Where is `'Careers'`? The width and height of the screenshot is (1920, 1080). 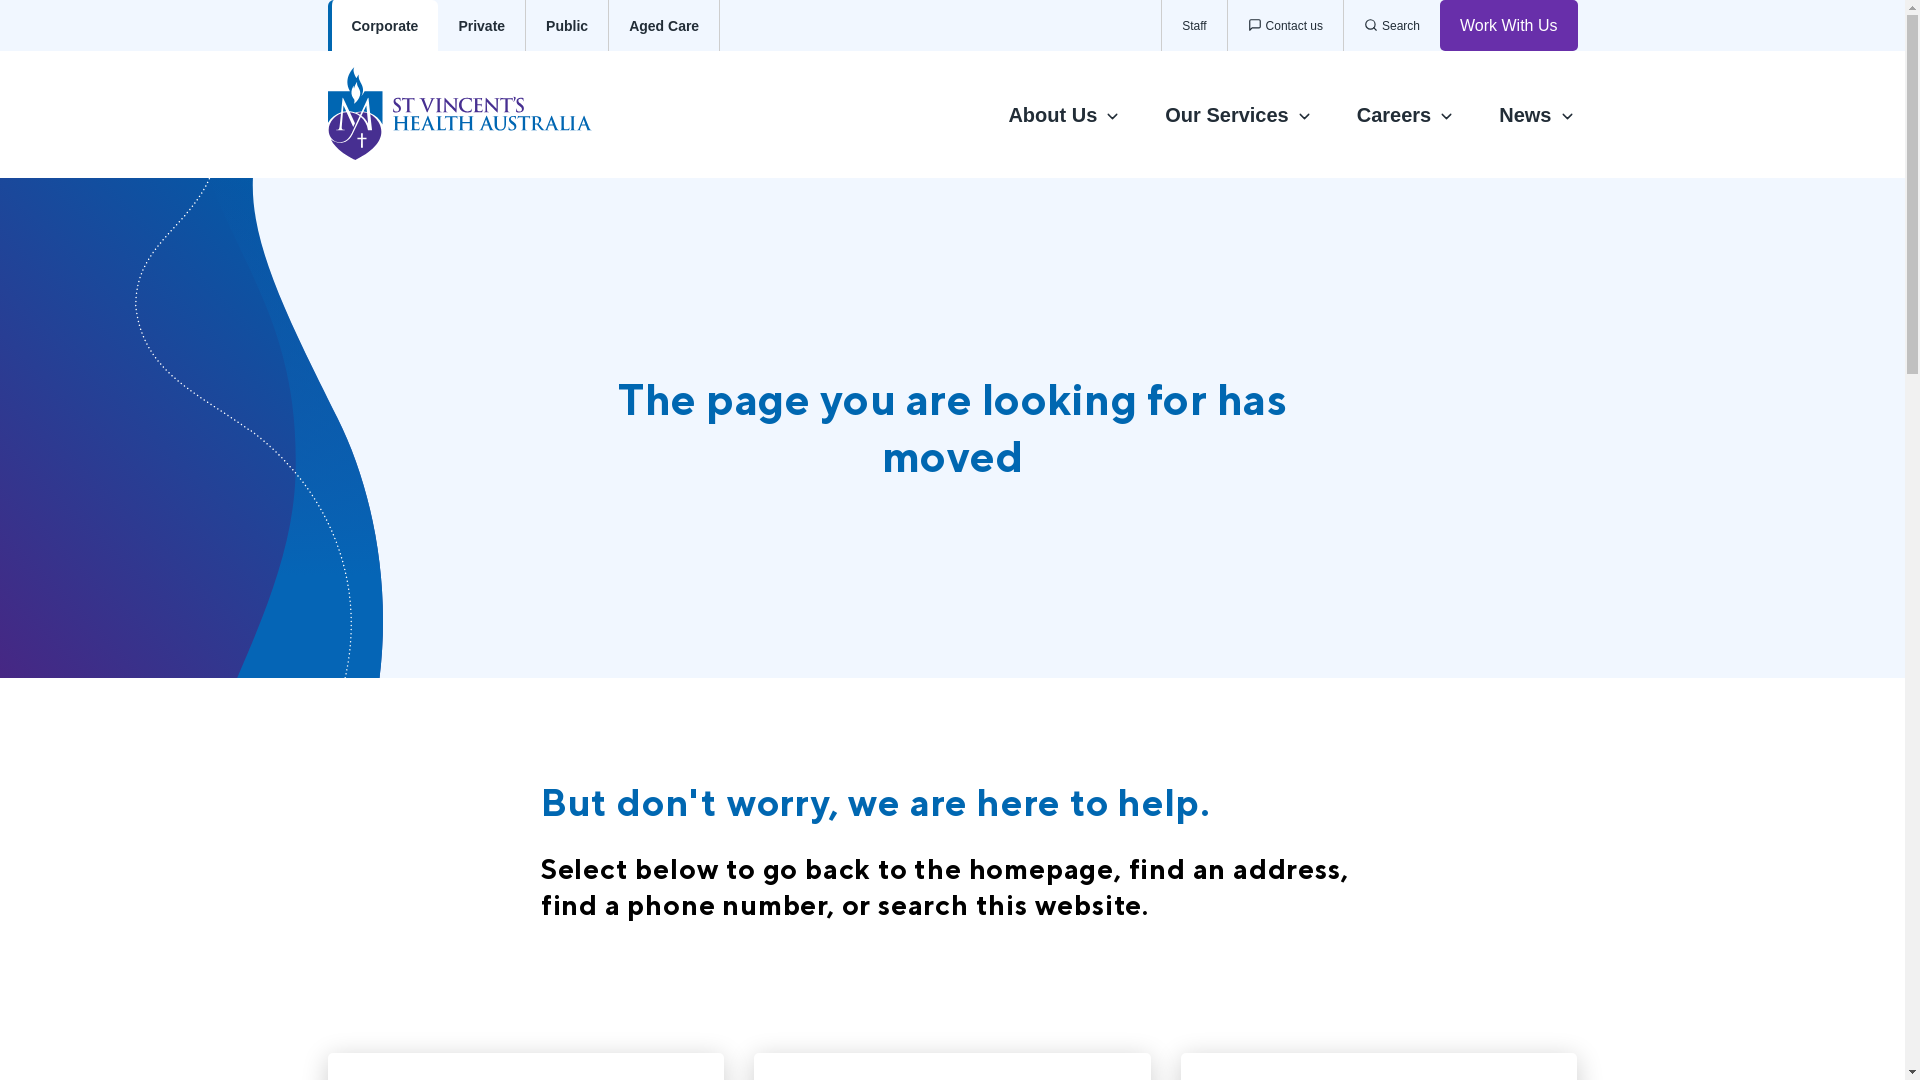
'Careers' is located at coordinates (1405, 114).